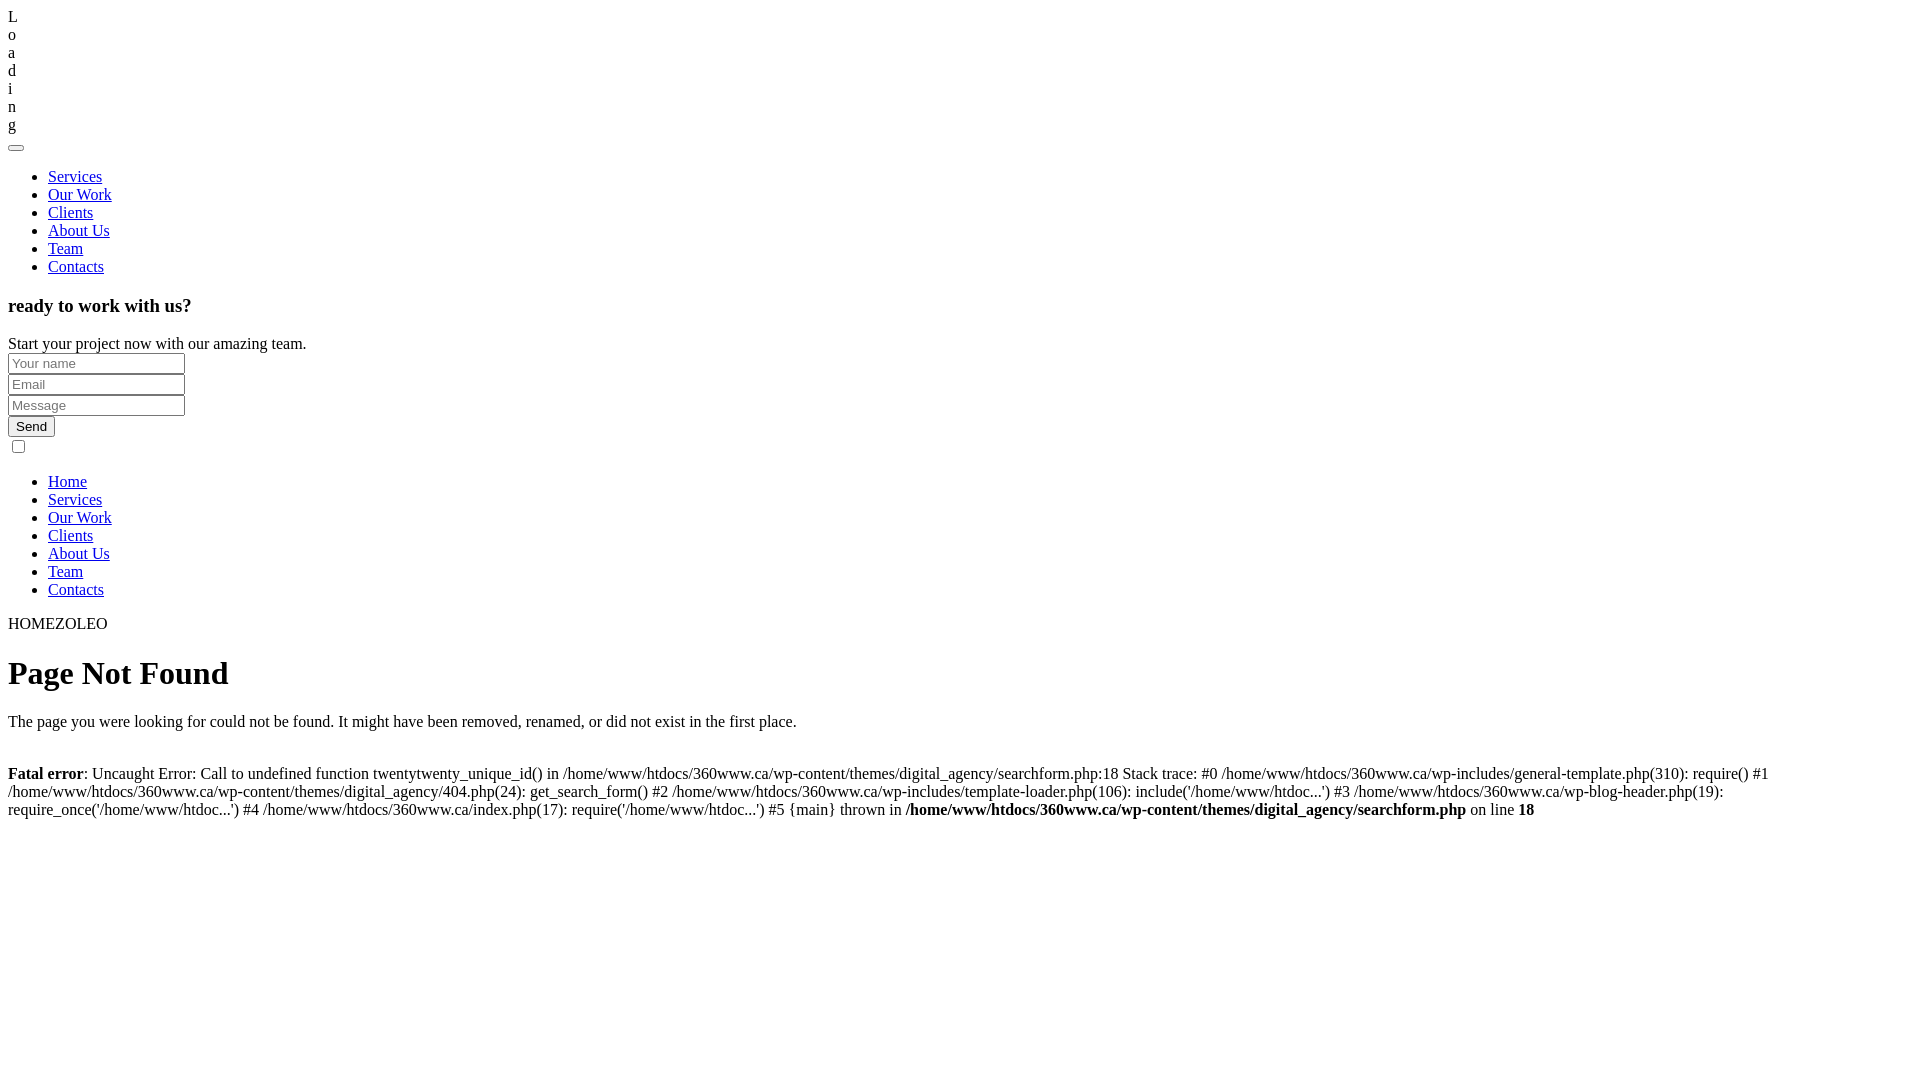 This screenshot has height=1080, width=1920. Describe the element at coordinates (48, 175) in the screenshot. I see `'Services'` at that location.